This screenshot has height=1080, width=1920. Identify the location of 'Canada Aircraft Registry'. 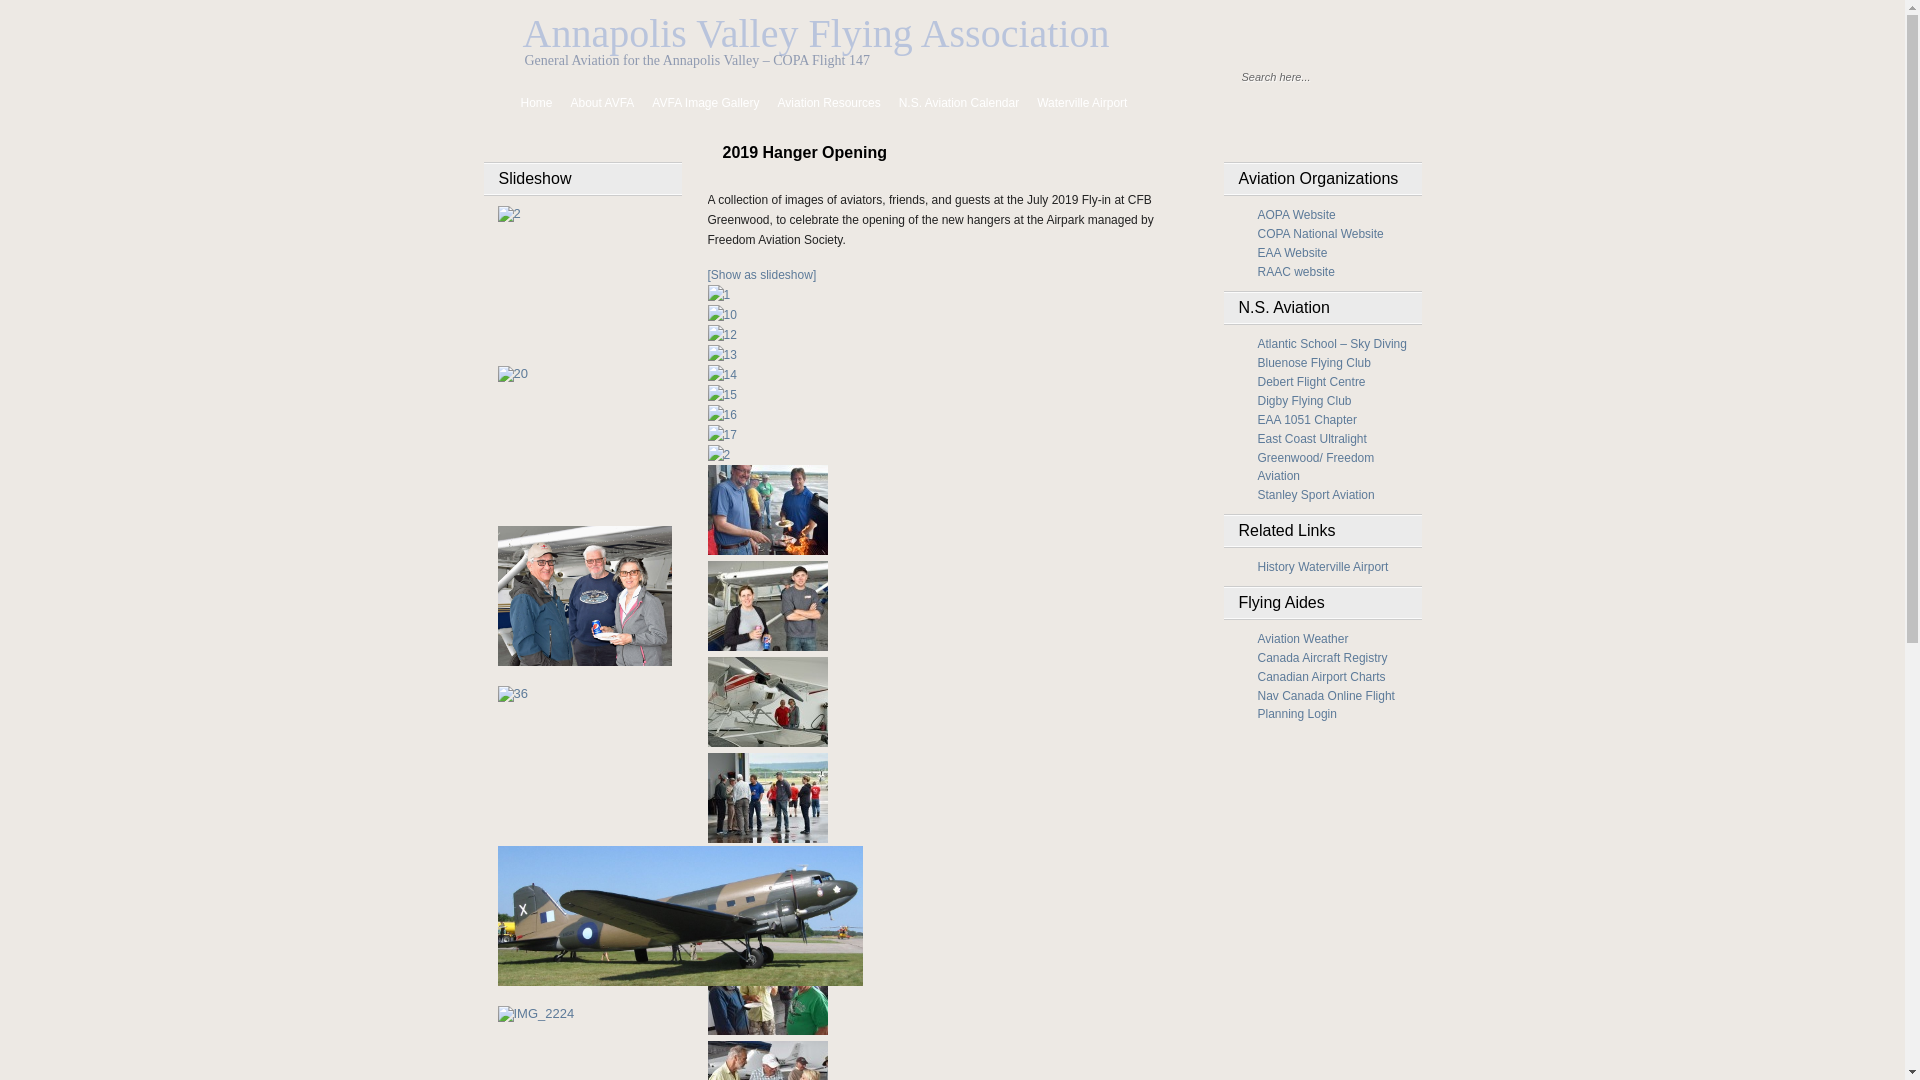
(1256, 658).